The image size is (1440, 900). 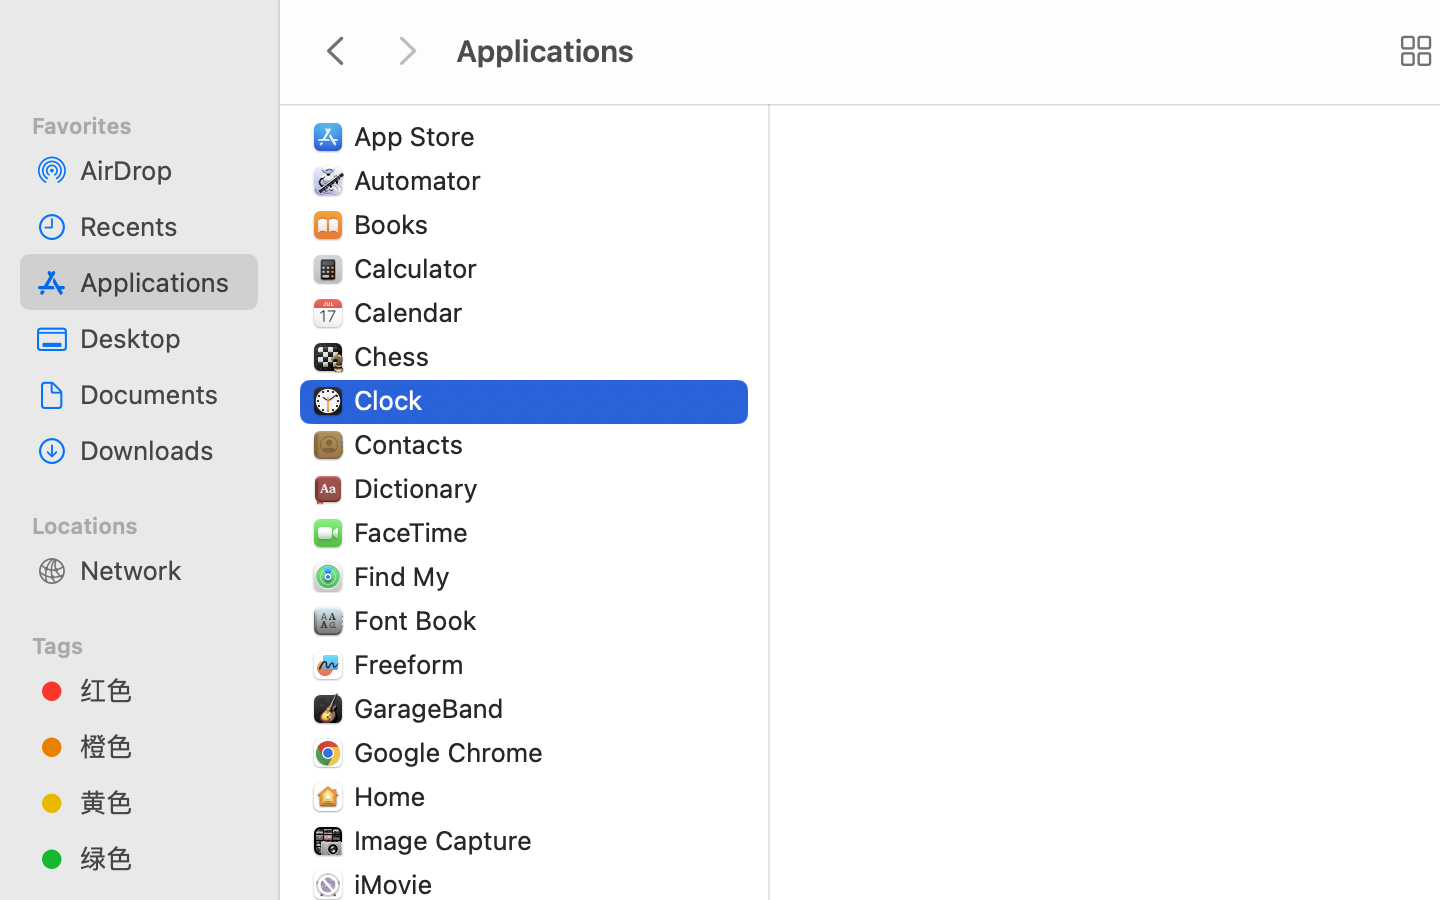 What do you see at coordinates (419, 486) in the screenshot?
I see `'Dictionary'` at bounding box center [419, 486].